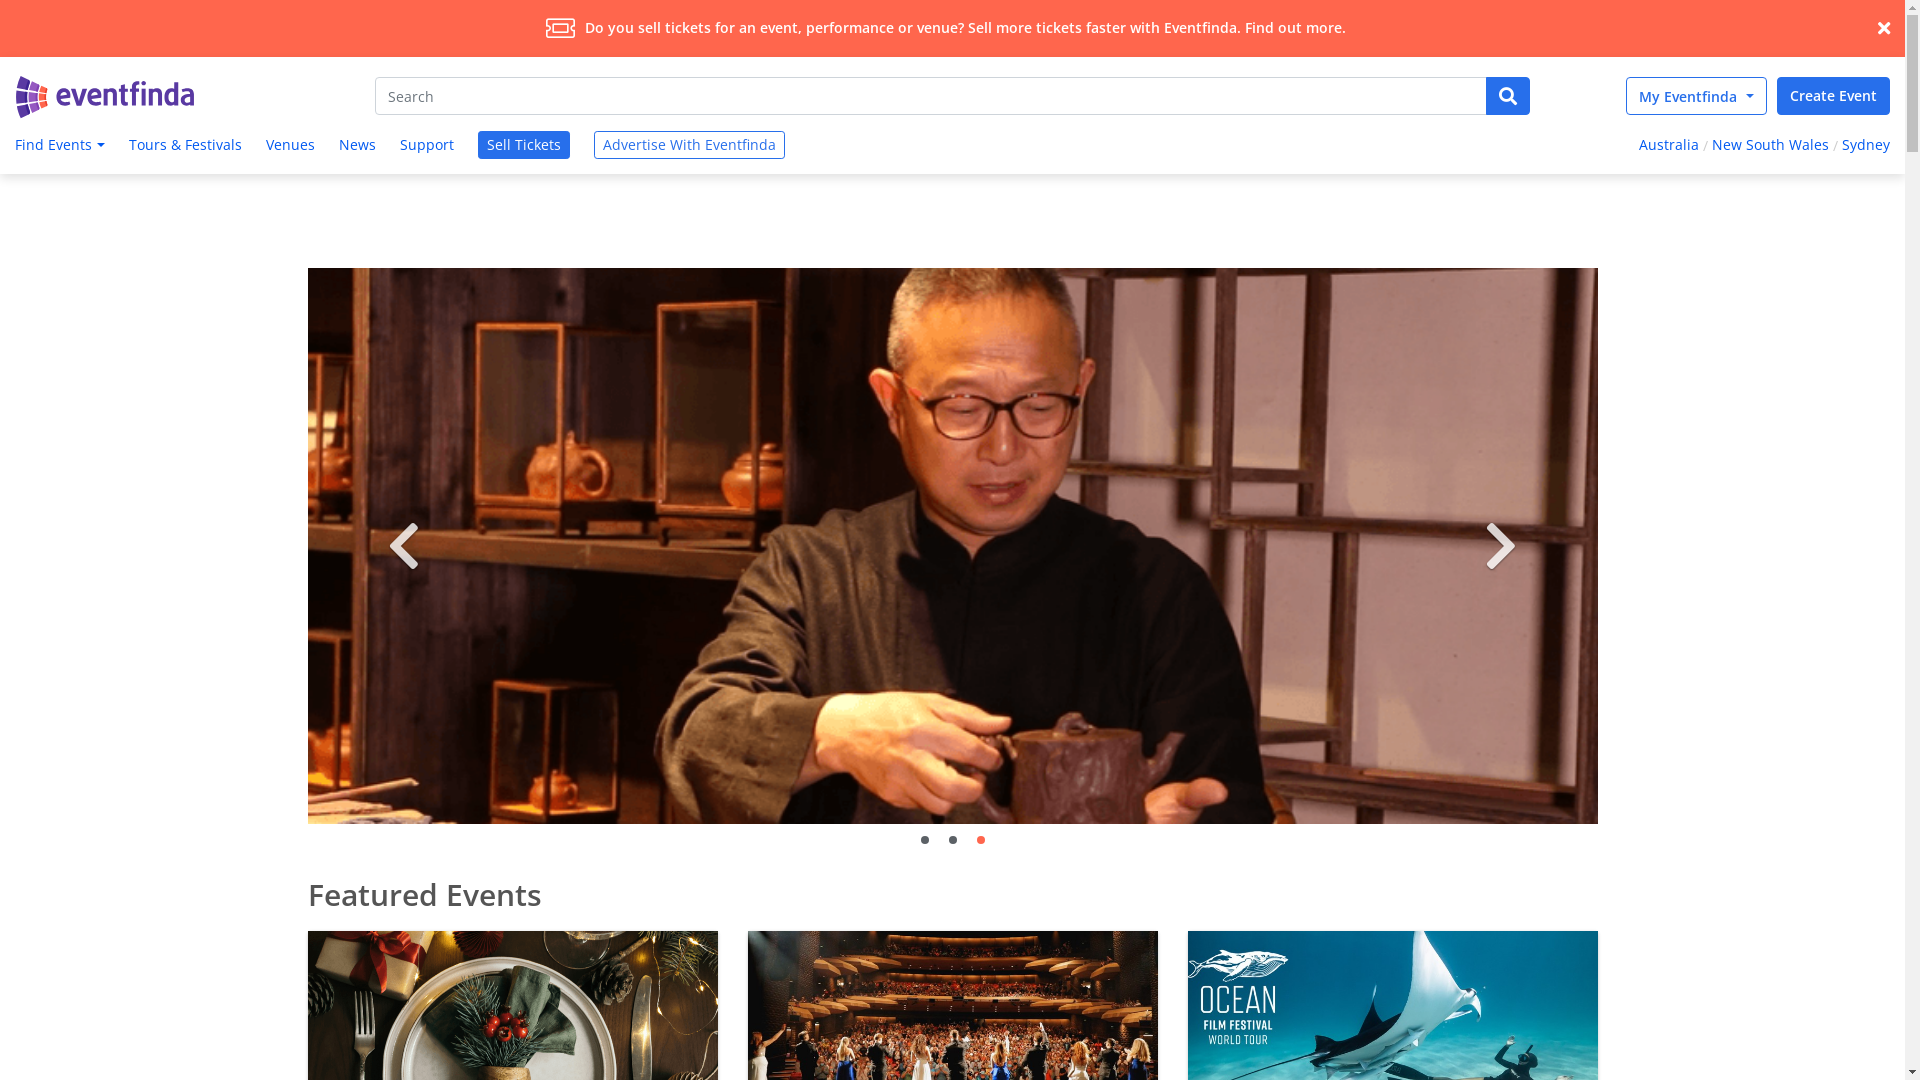 Image resolution: width=1920 pixels, height=1080 pixels. I want to click on 'Sell Tickets', so click(477, 144).